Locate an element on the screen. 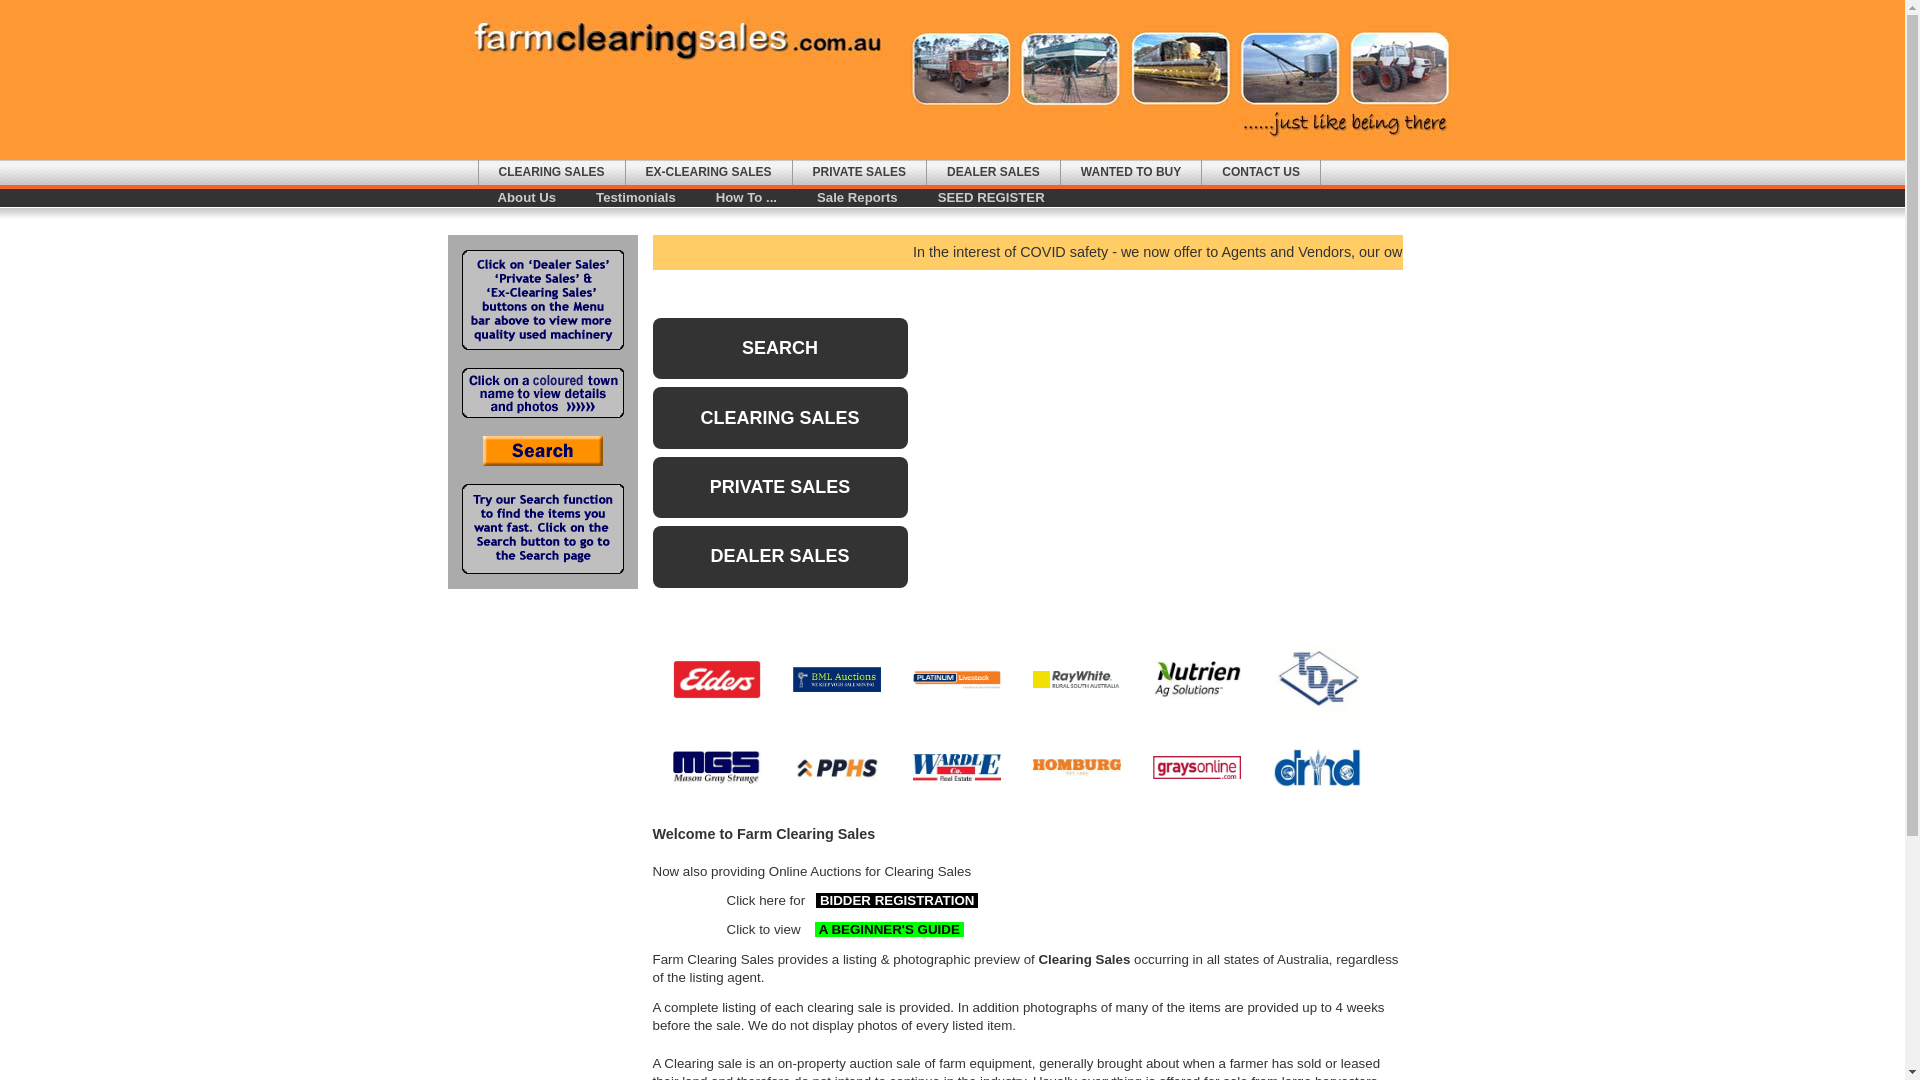  'About Us' is located at coordinates (527, 197).